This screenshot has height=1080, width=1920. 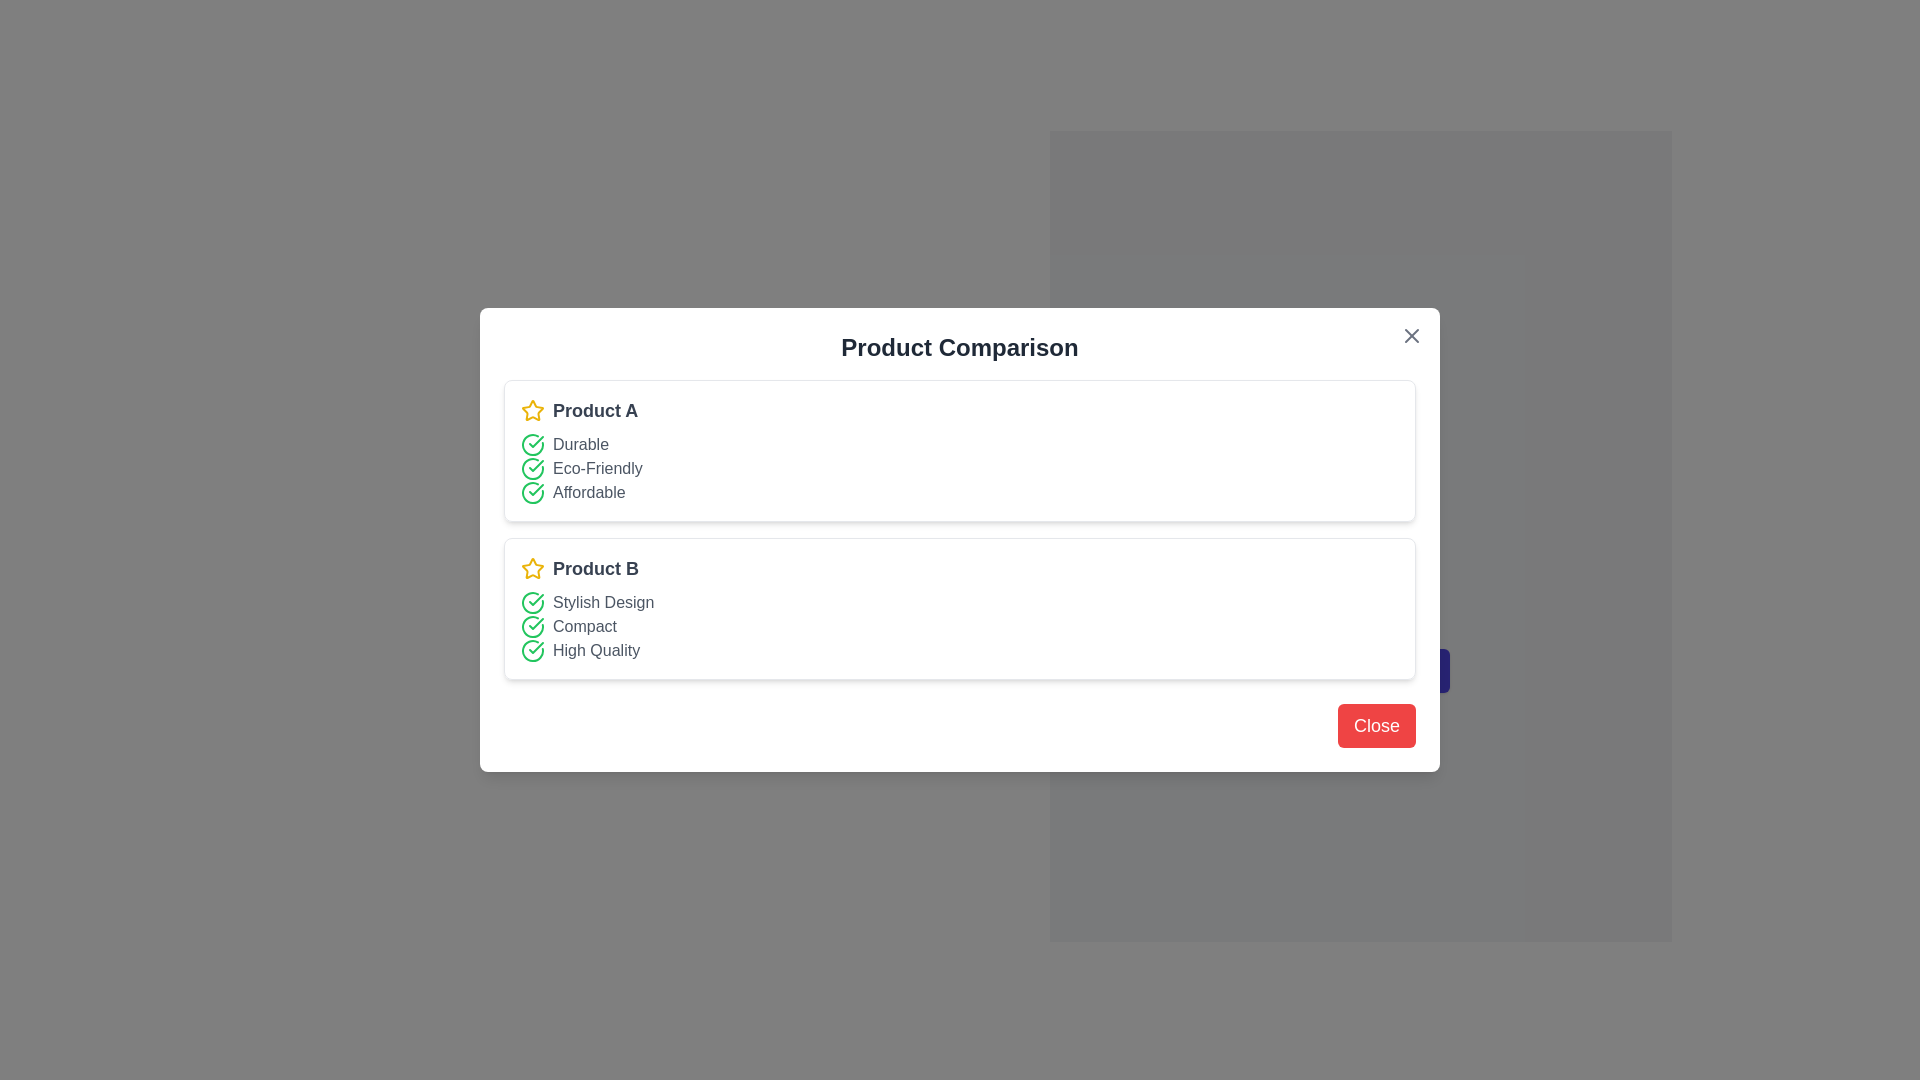 What do you see at coordinates (532, 409) in the screenshot?
I see `the golden star icon with sharp edges located to the left of the 'Product B' title in the product comparison dialog` at bounding box center [532, 409].